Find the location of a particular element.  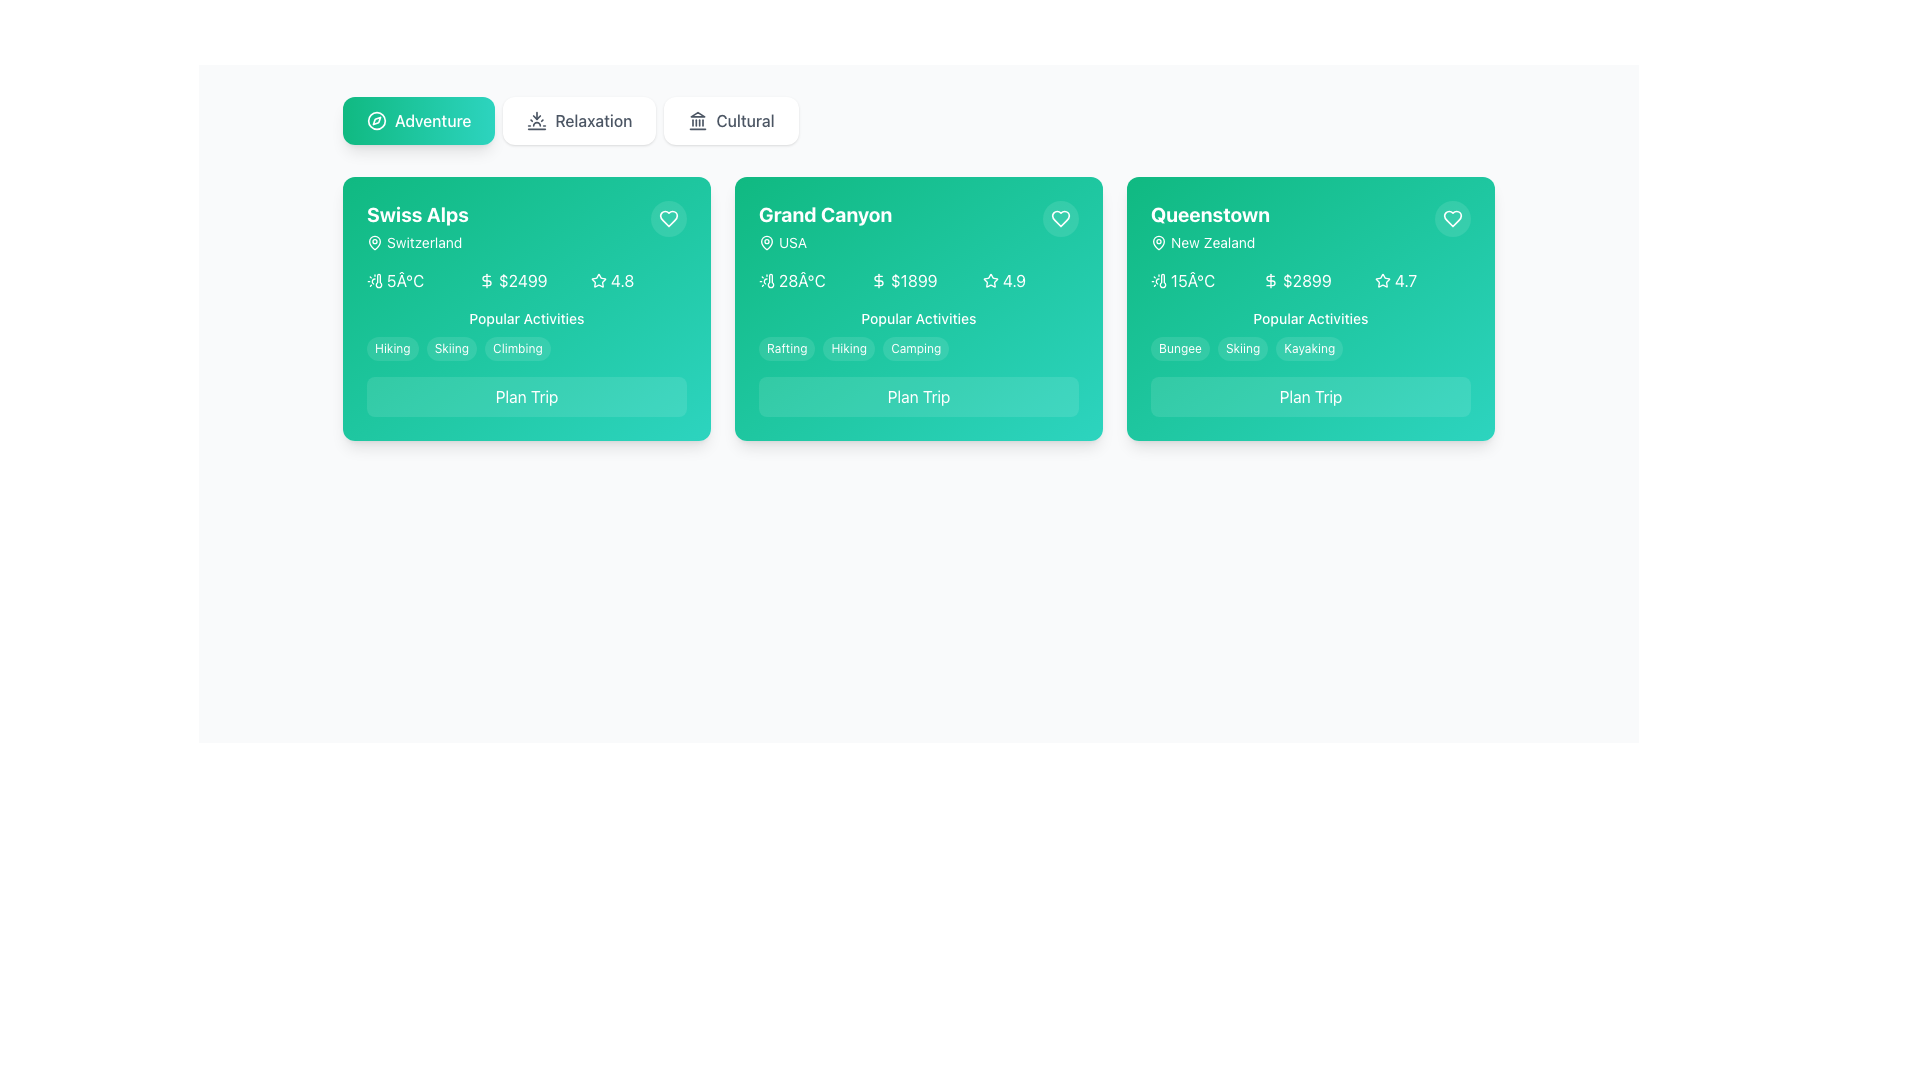

the heart-shaped indicator at the top-right corner of the 'Swiss Alps' card is located at coordinates (668, 219).